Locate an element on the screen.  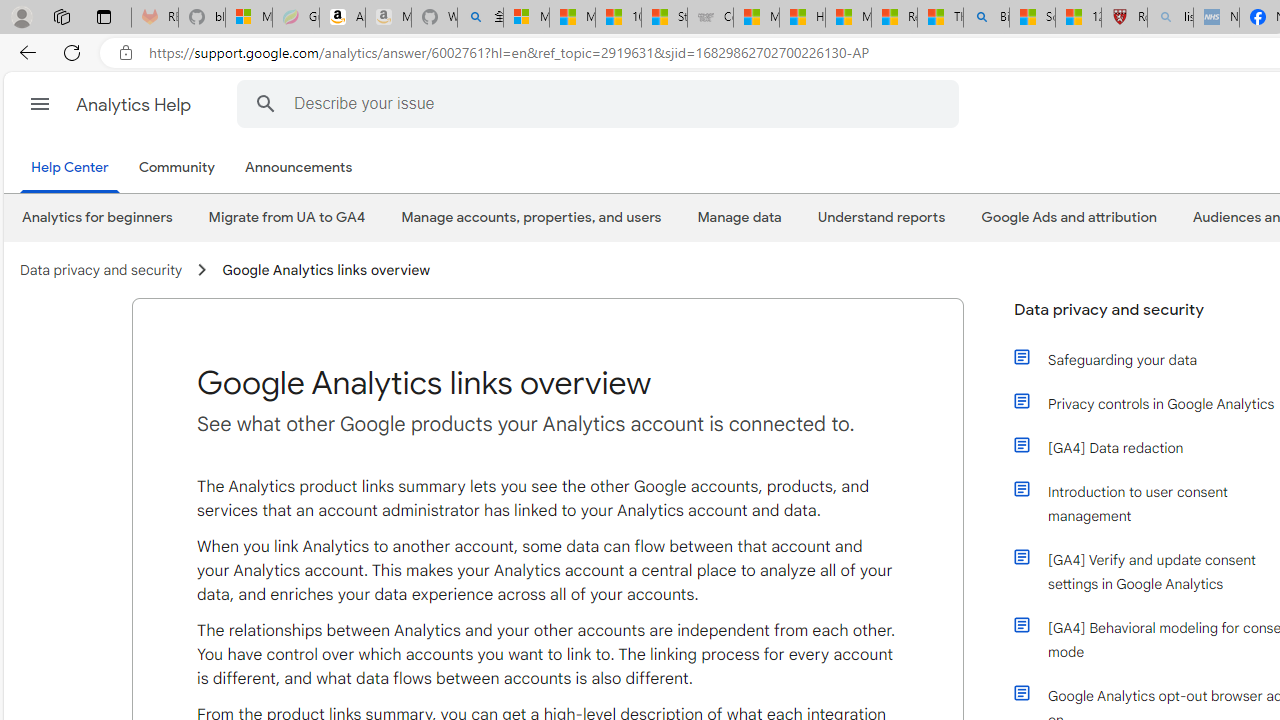
'Analytics Help' is located at coordinates (134, 105).